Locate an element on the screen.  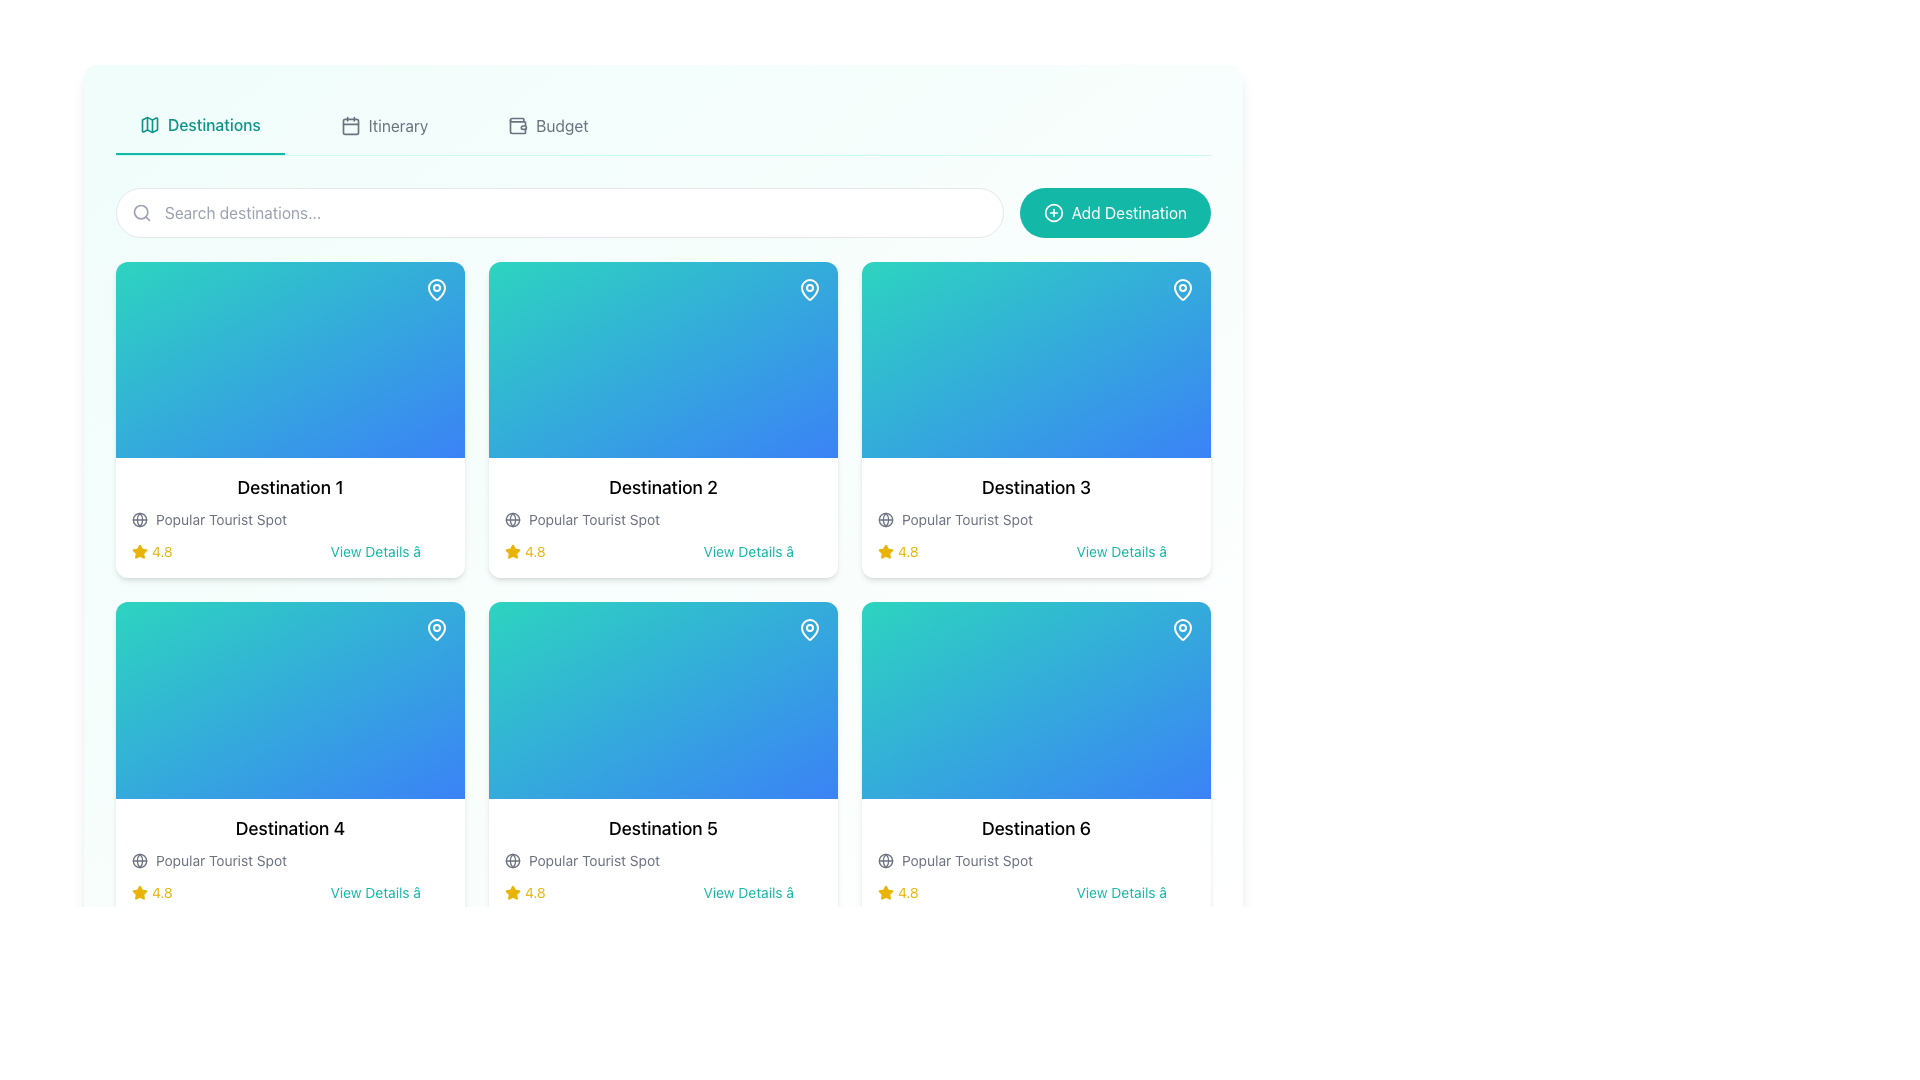
the small circular globe icon with a grid-like design located to the left of the text 'Popular Tourist Spot' within the 'Destination 5' card is located at coordinates (513, 859).